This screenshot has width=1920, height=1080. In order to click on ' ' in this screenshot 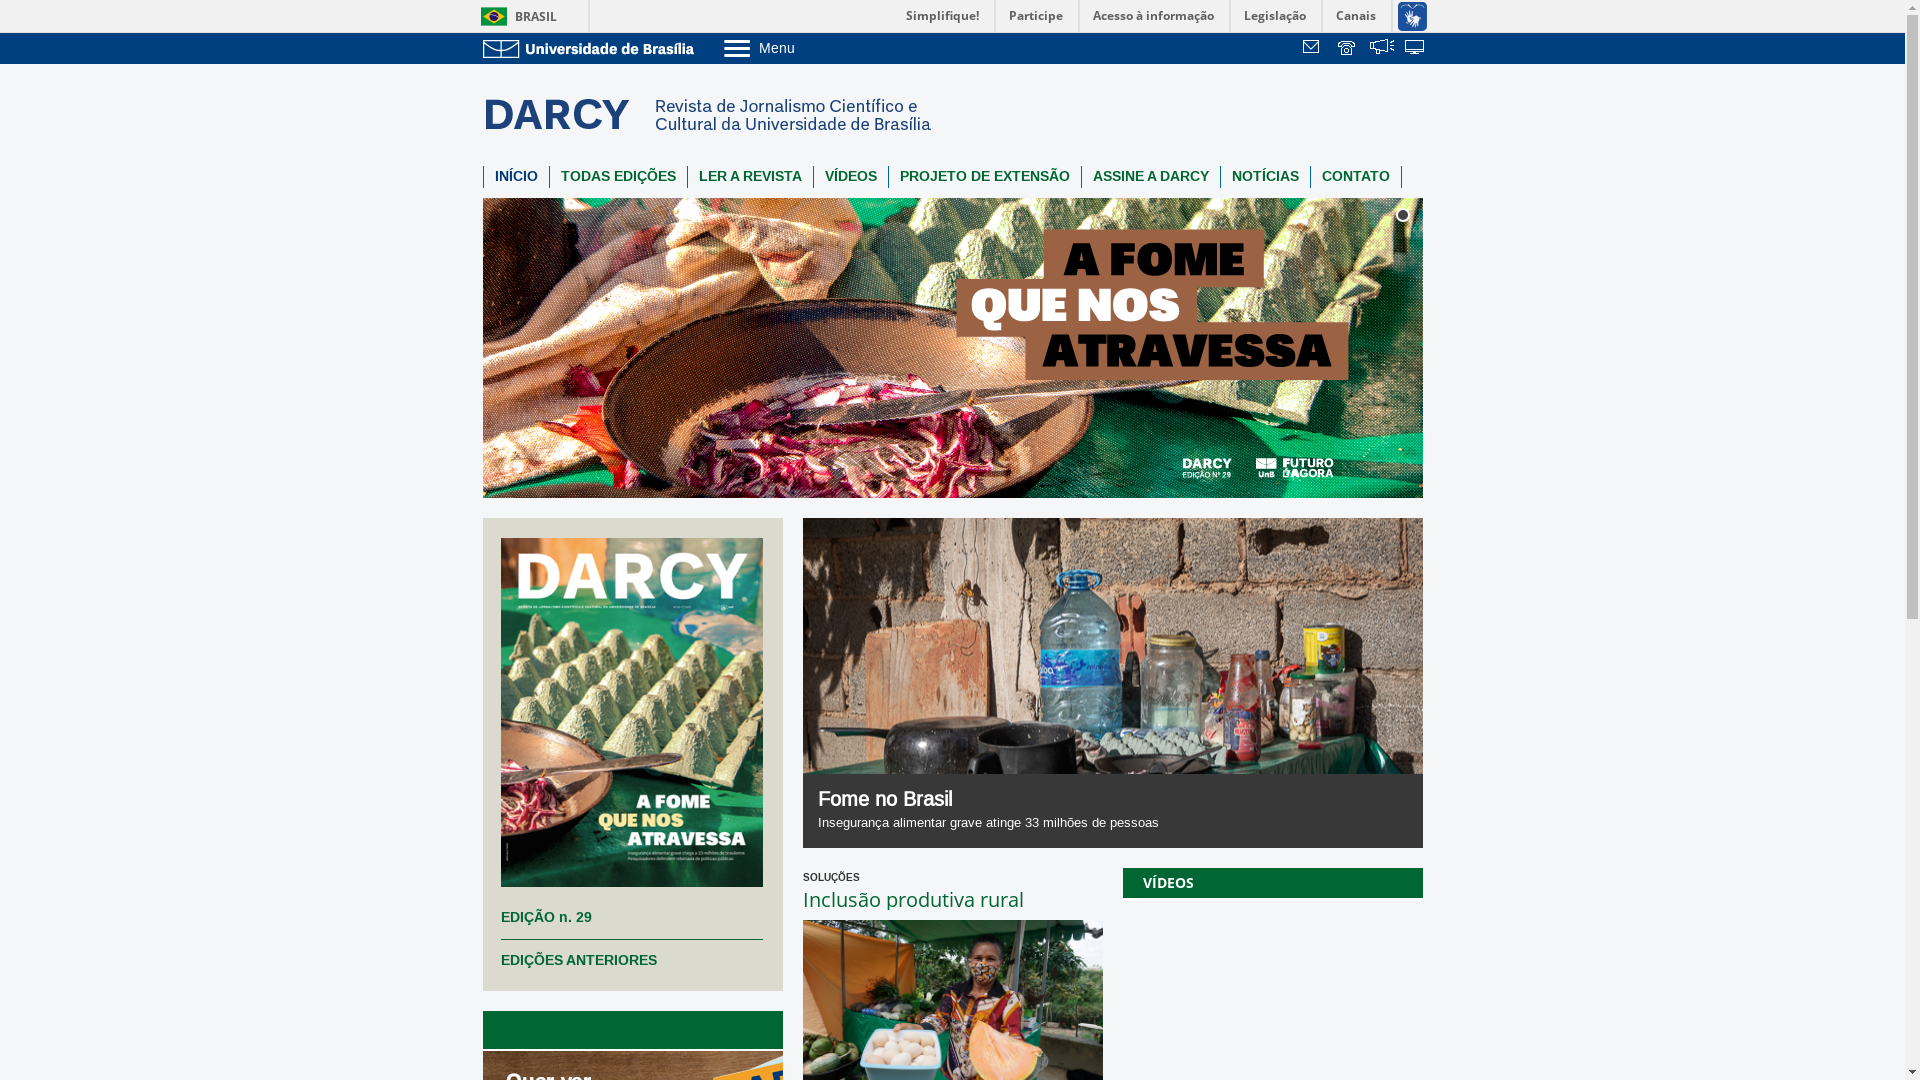, I will do `click(1368, 48)`.